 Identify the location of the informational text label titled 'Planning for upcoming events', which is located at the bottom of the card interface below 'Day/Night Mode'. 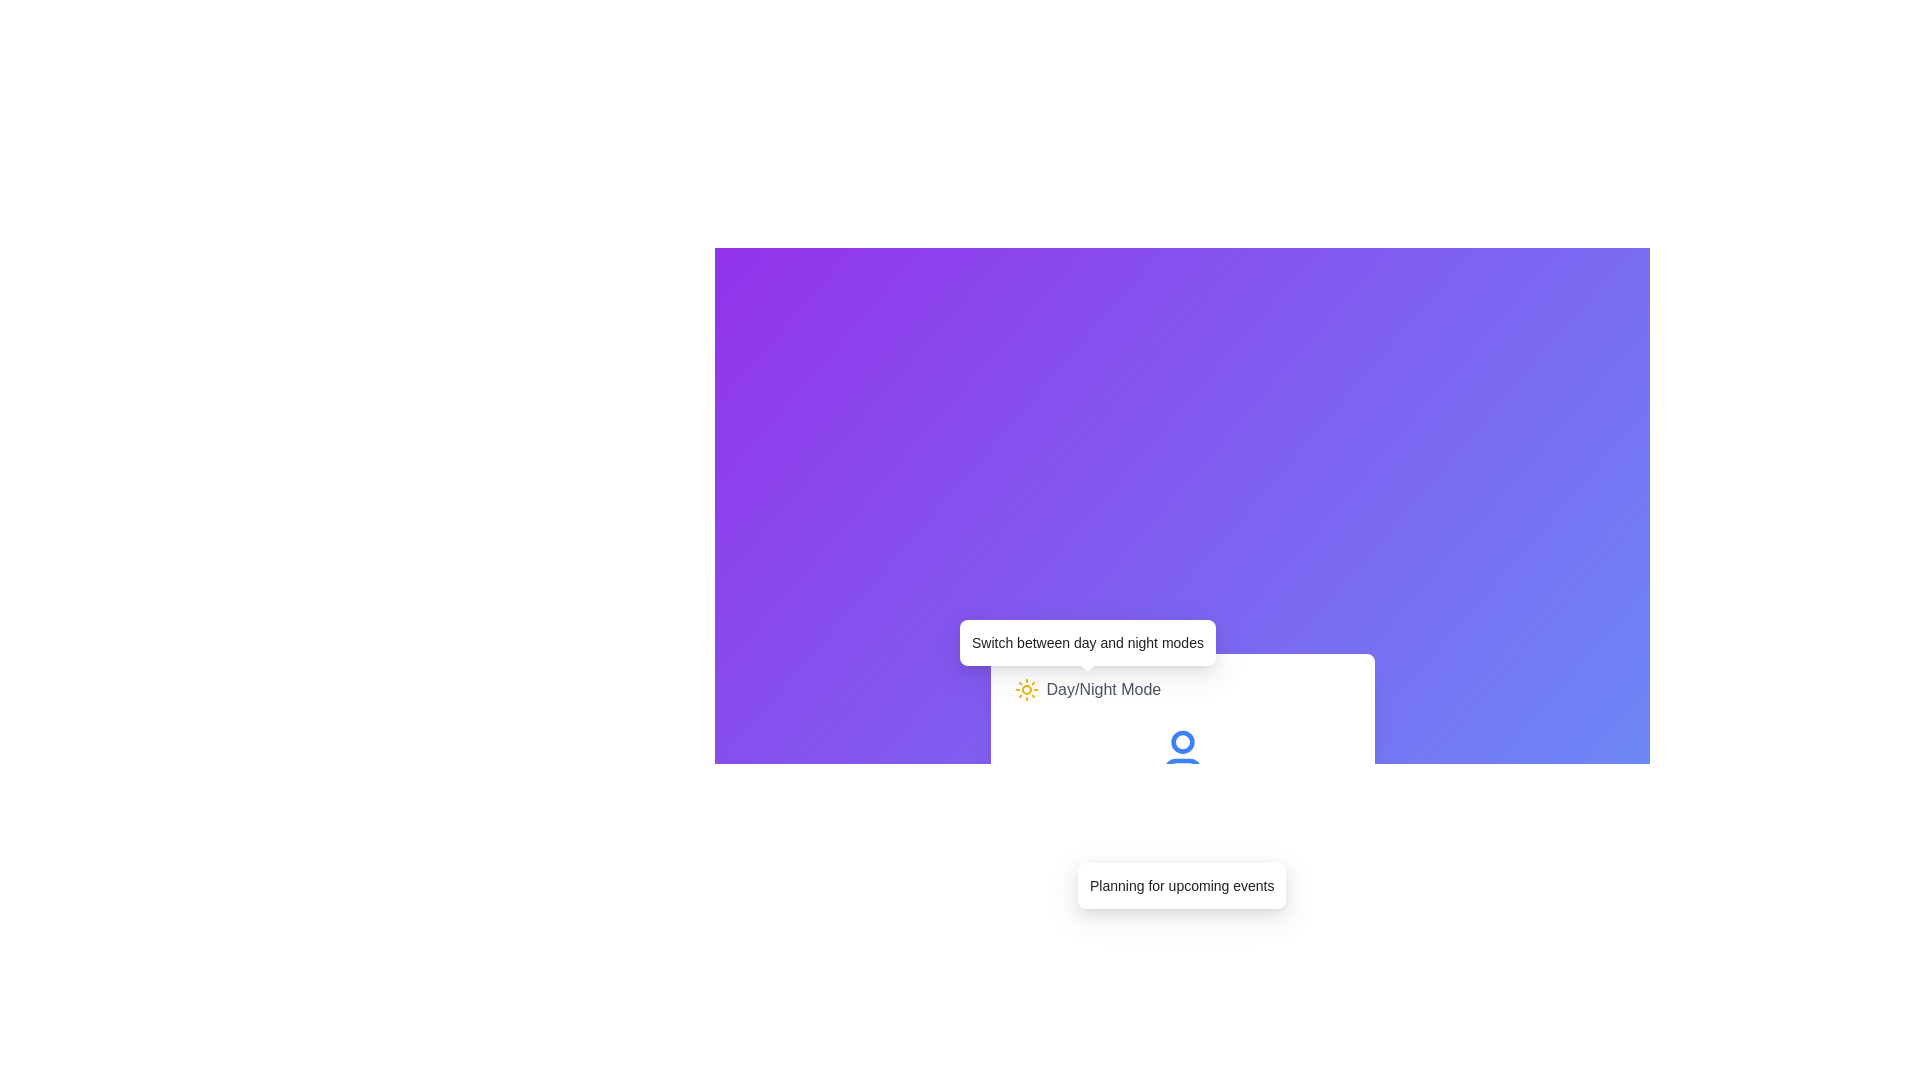
(1182, 885).